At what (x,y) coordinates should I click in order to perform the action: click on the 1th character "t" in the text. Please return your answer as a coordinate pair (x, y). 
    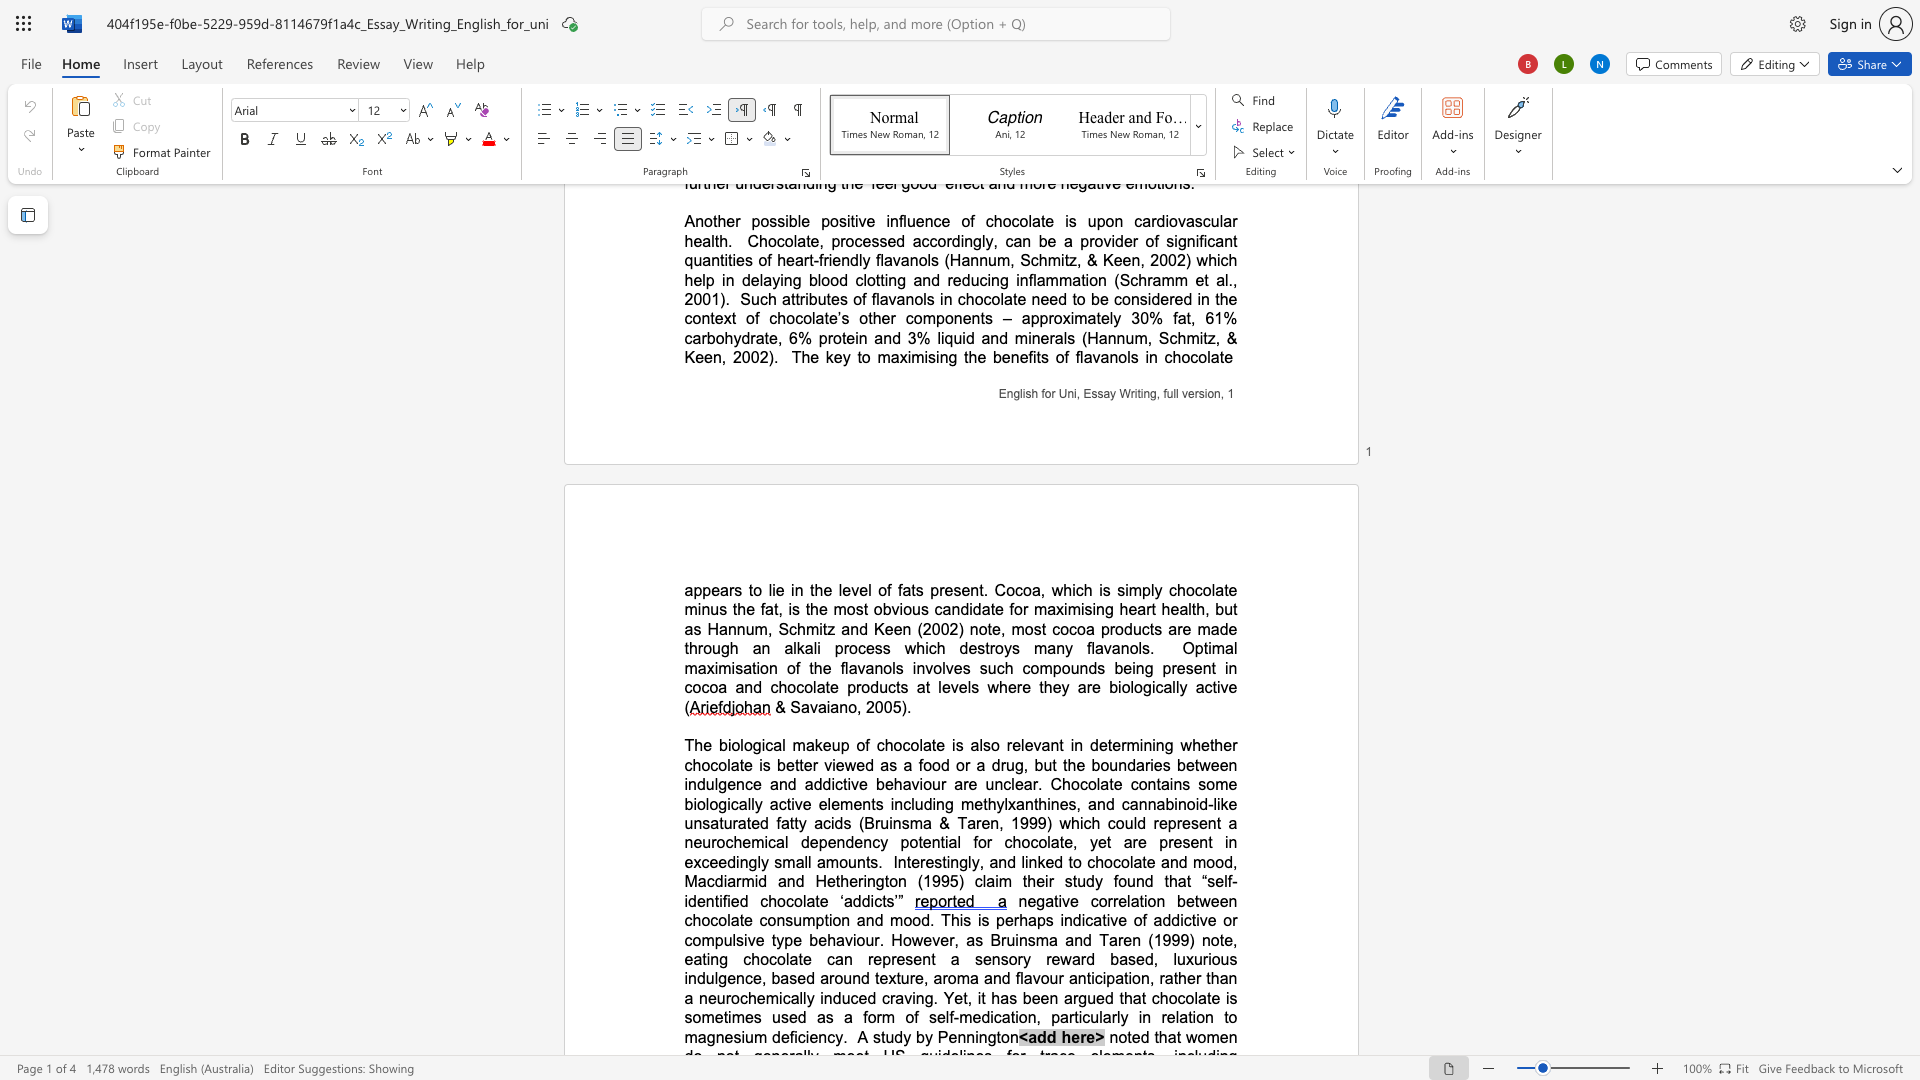
    Looking at the image, I should click on (882, 1036).